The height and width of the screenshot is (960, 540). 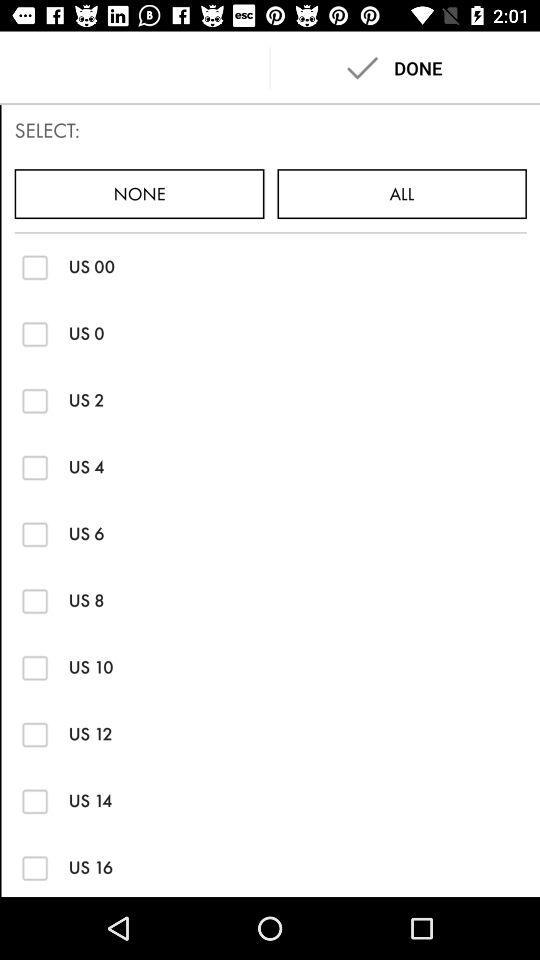 I want to click on tick the column, so click(x=35, y=333).